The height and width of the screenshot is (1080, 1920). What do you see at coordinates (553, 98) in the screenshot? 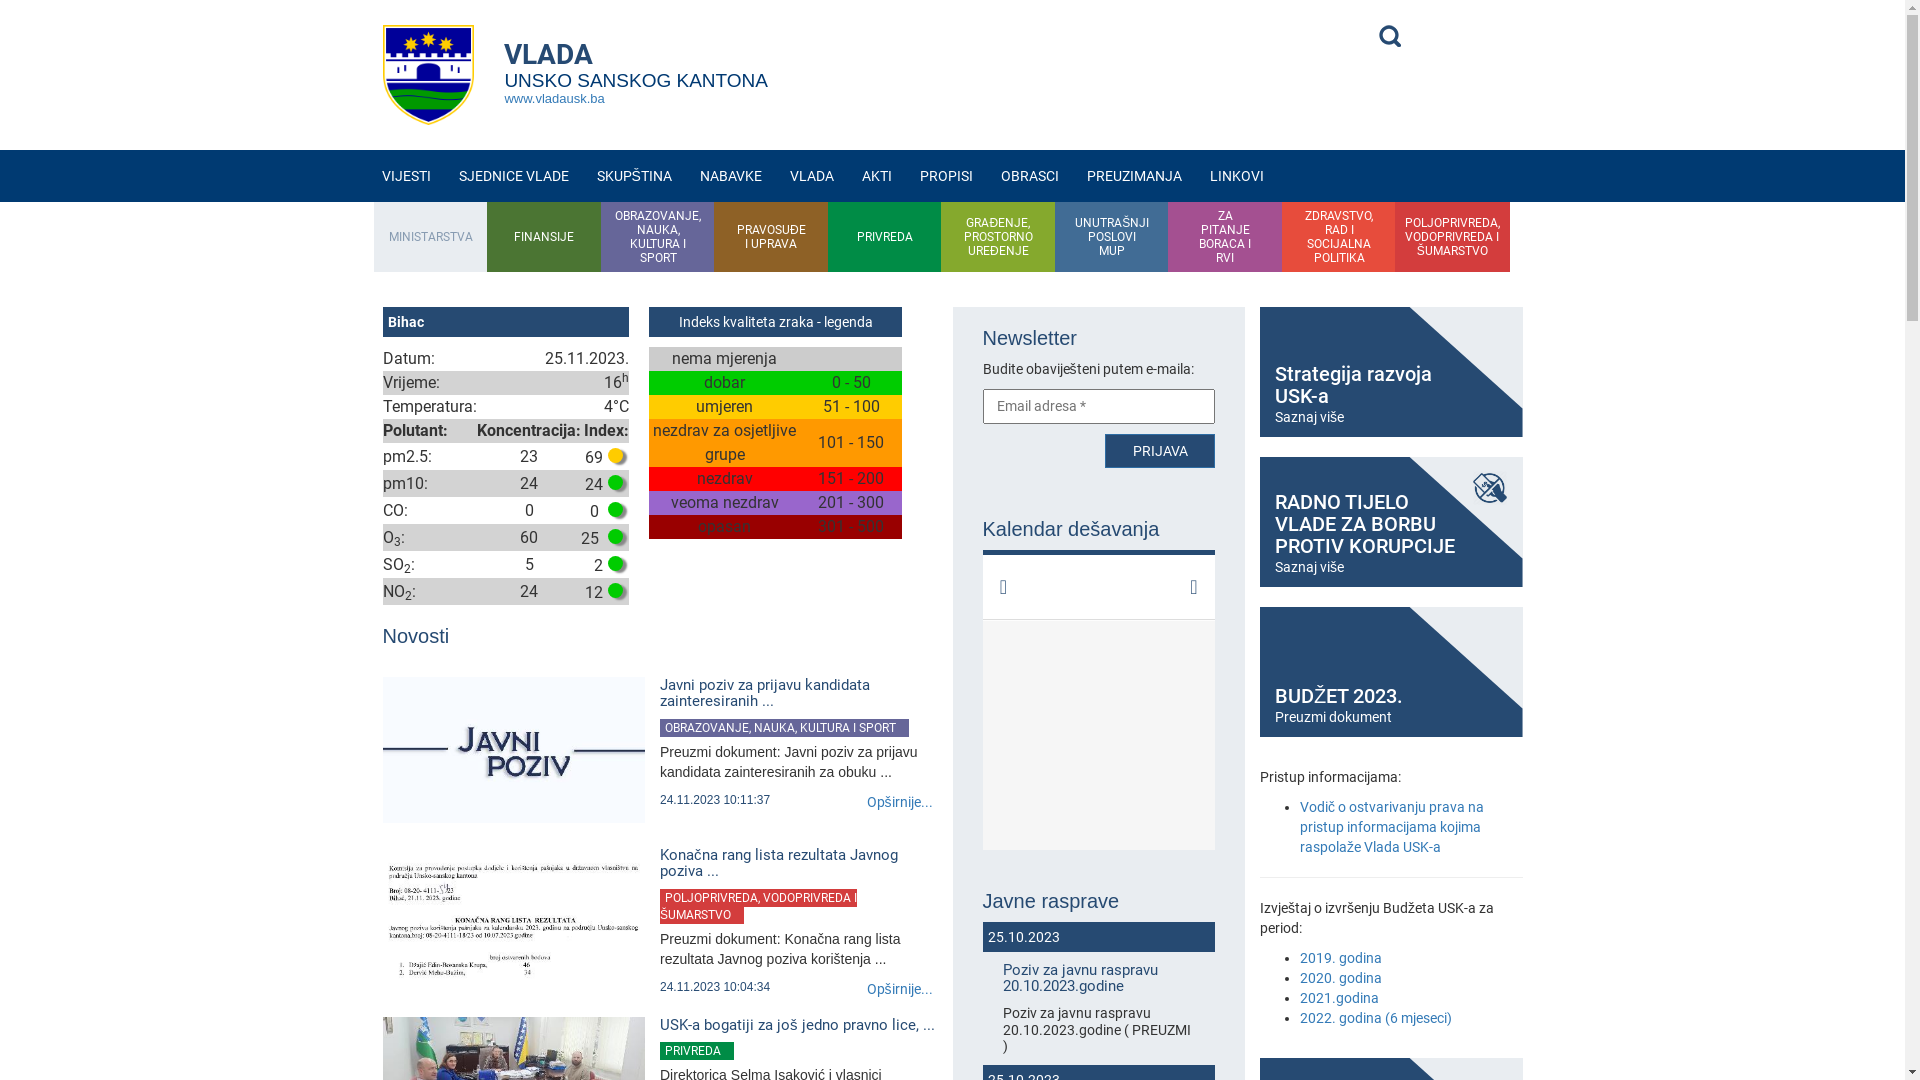
I see `'www.vladausk.ba'` at bounding box center [553, 98].